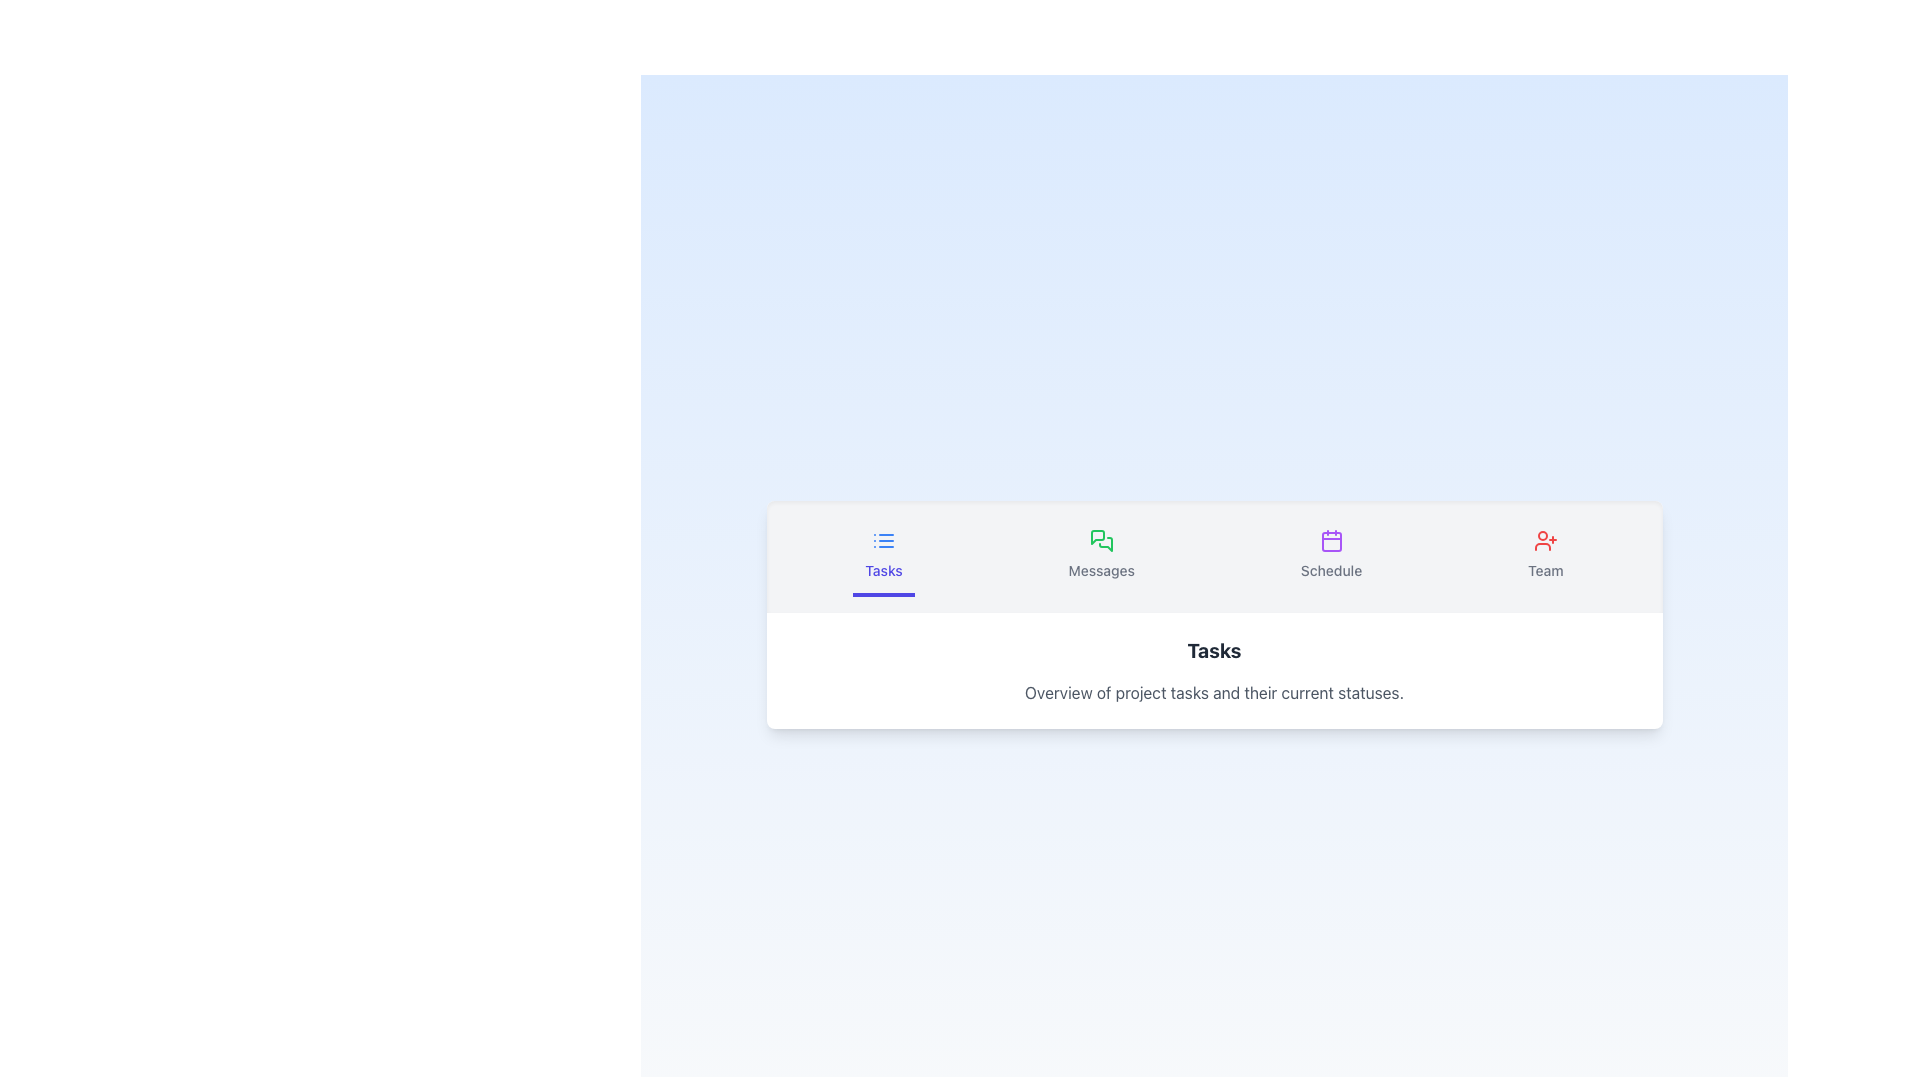 Image resolution: width=1920 pixels, height=1080 pixels. Describe the element at coordinates (1544, 570) in the screenshot. I see `'Team' label text located in the bottom right section of the navigation bar, which serves as a label indicating the purpose of the 'Team' navigation section` at that location.